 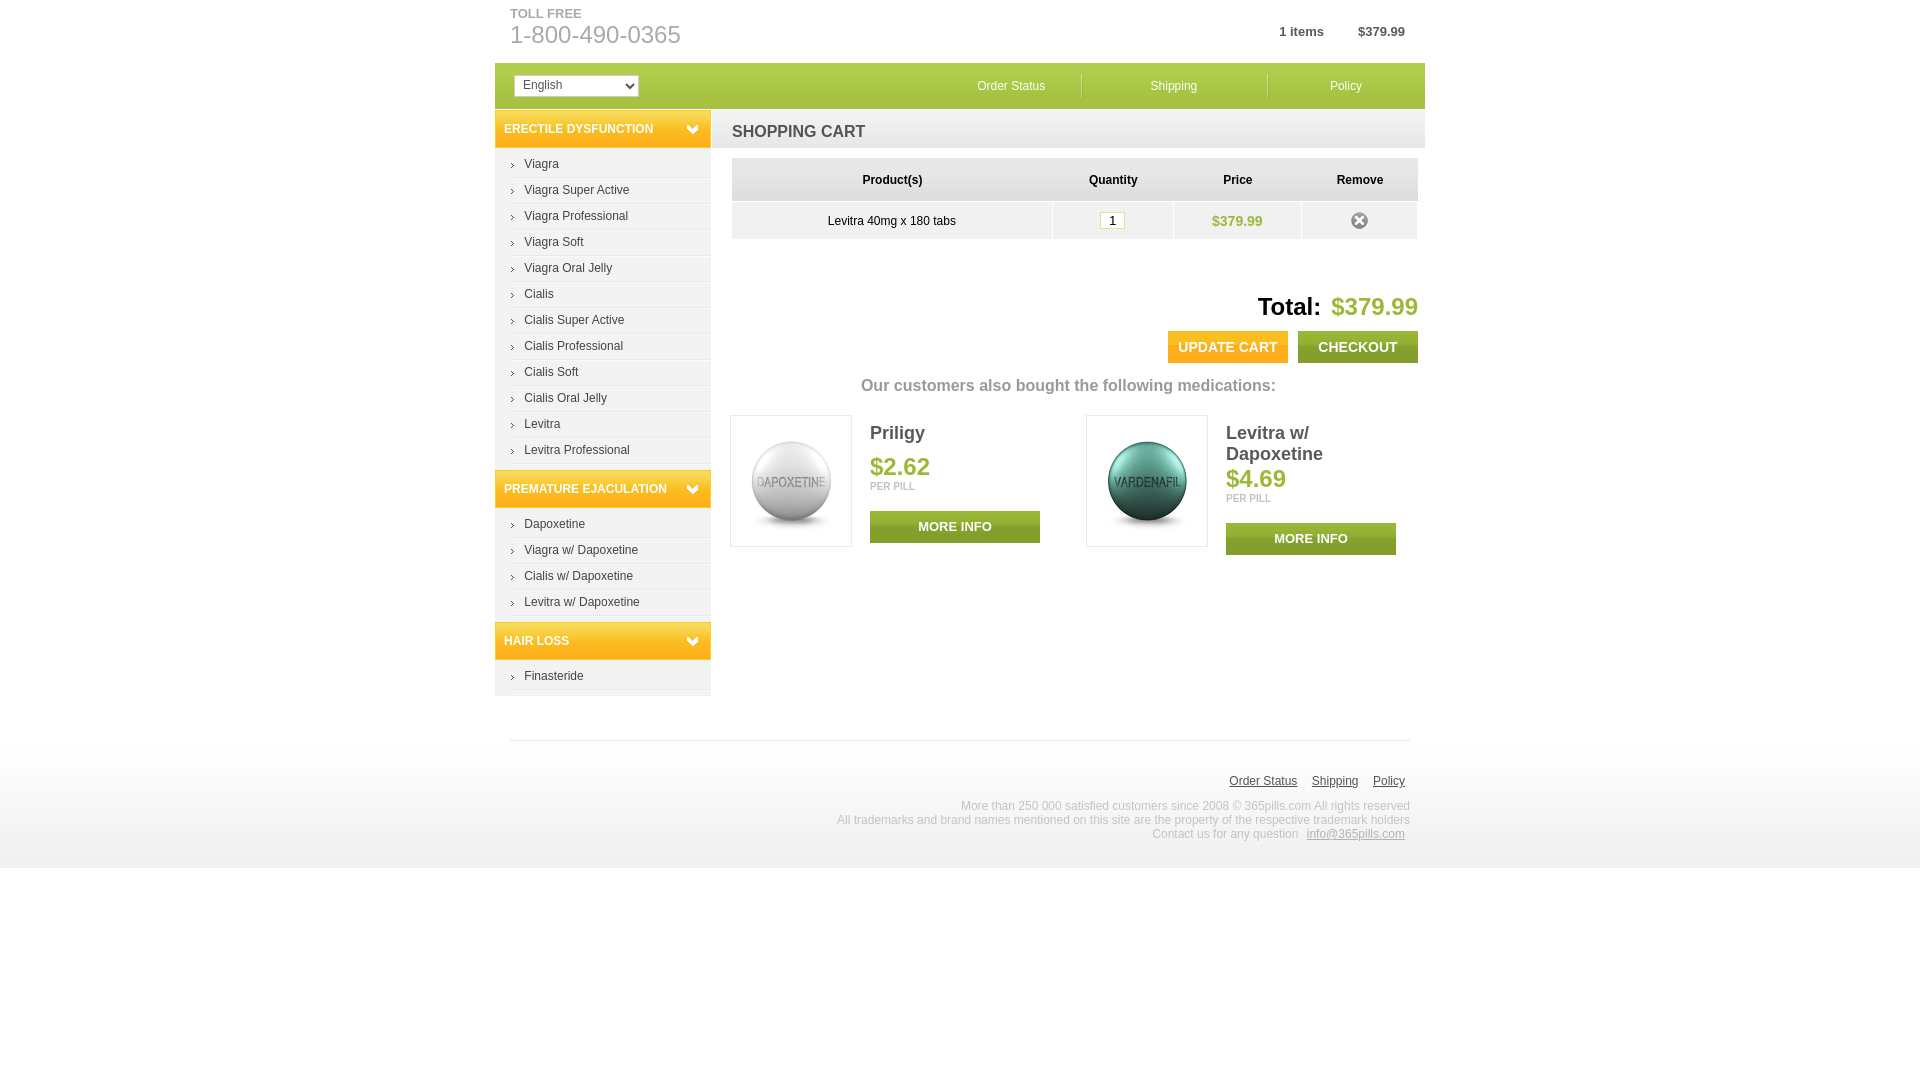 What do you see at coordinates (523, 266) in the screenshot?
I see `'Viagra Oral Jelly'` at bounding box center [523, 266].